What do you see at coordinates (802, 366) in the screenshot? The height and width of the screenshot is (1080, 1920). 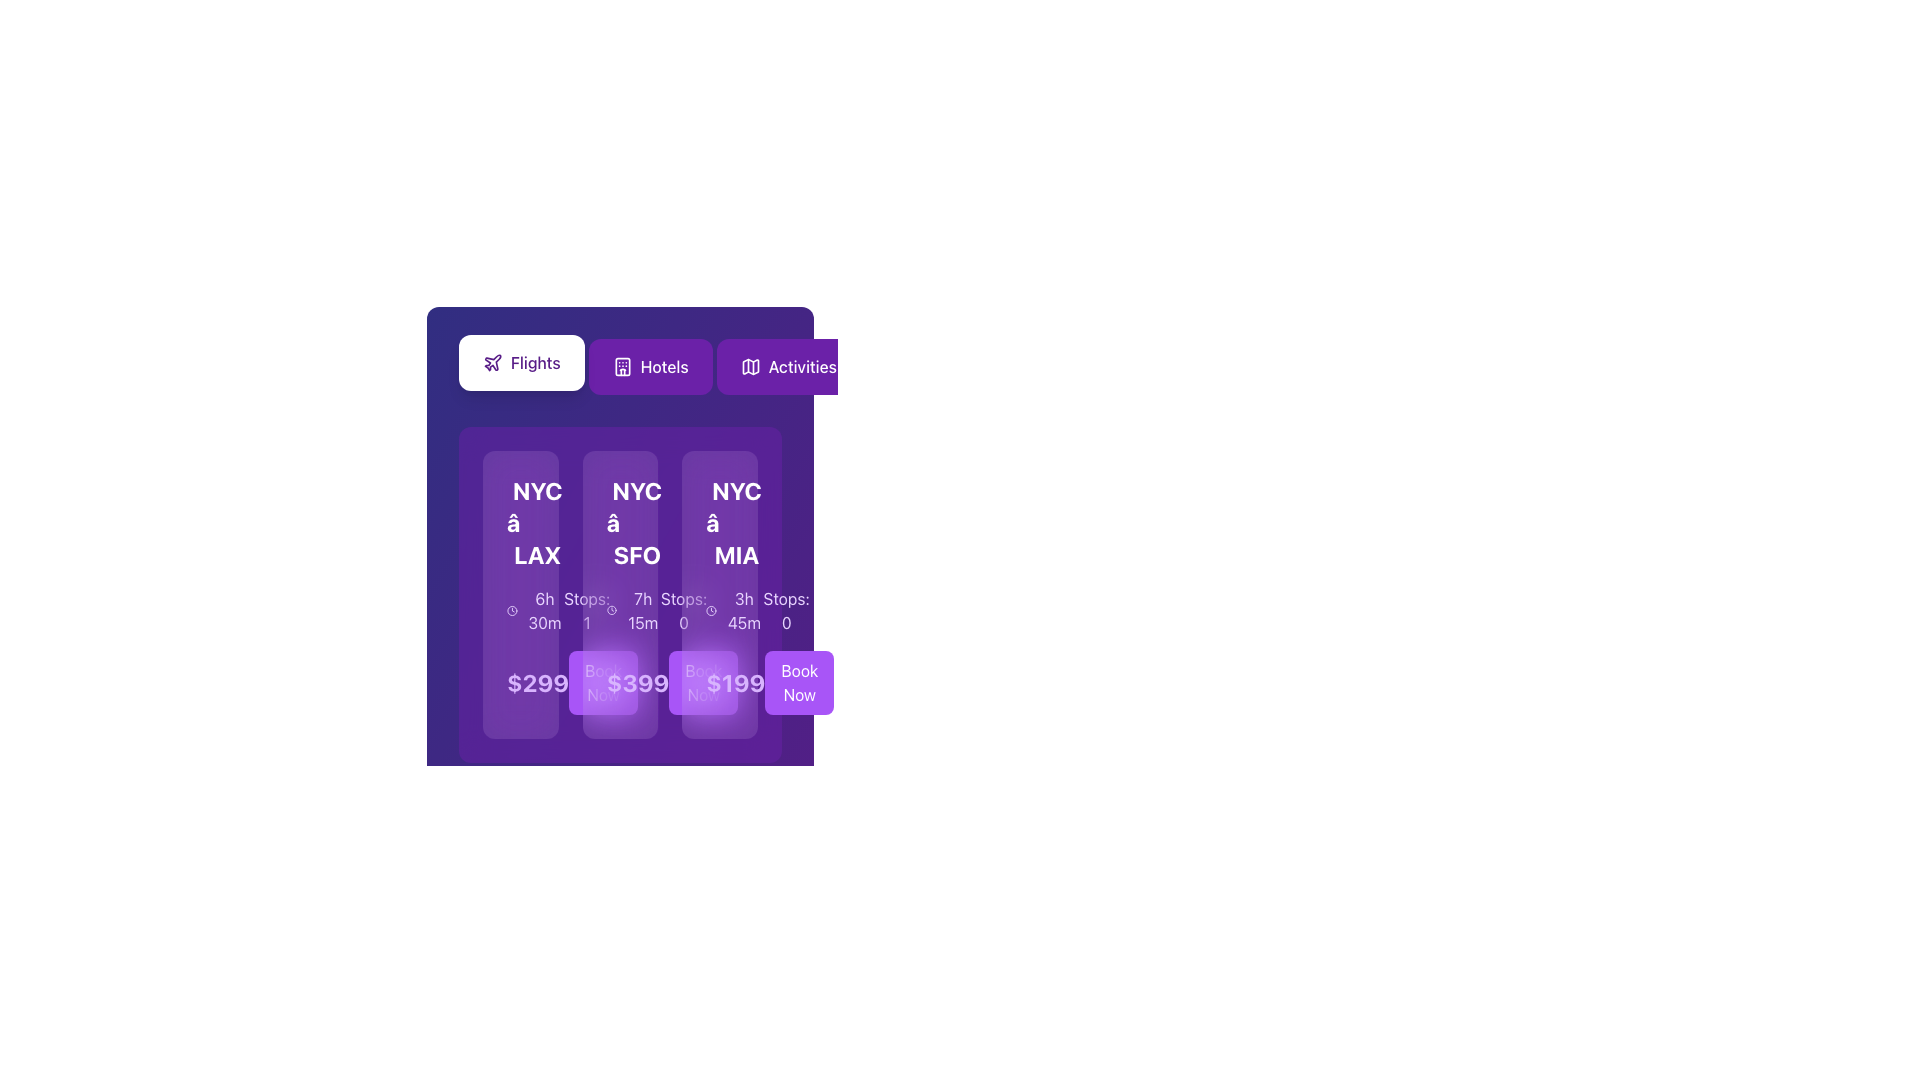 I see `the 'Activities' menu item in the top-right navigation bar` at bounding box center [802, 366].